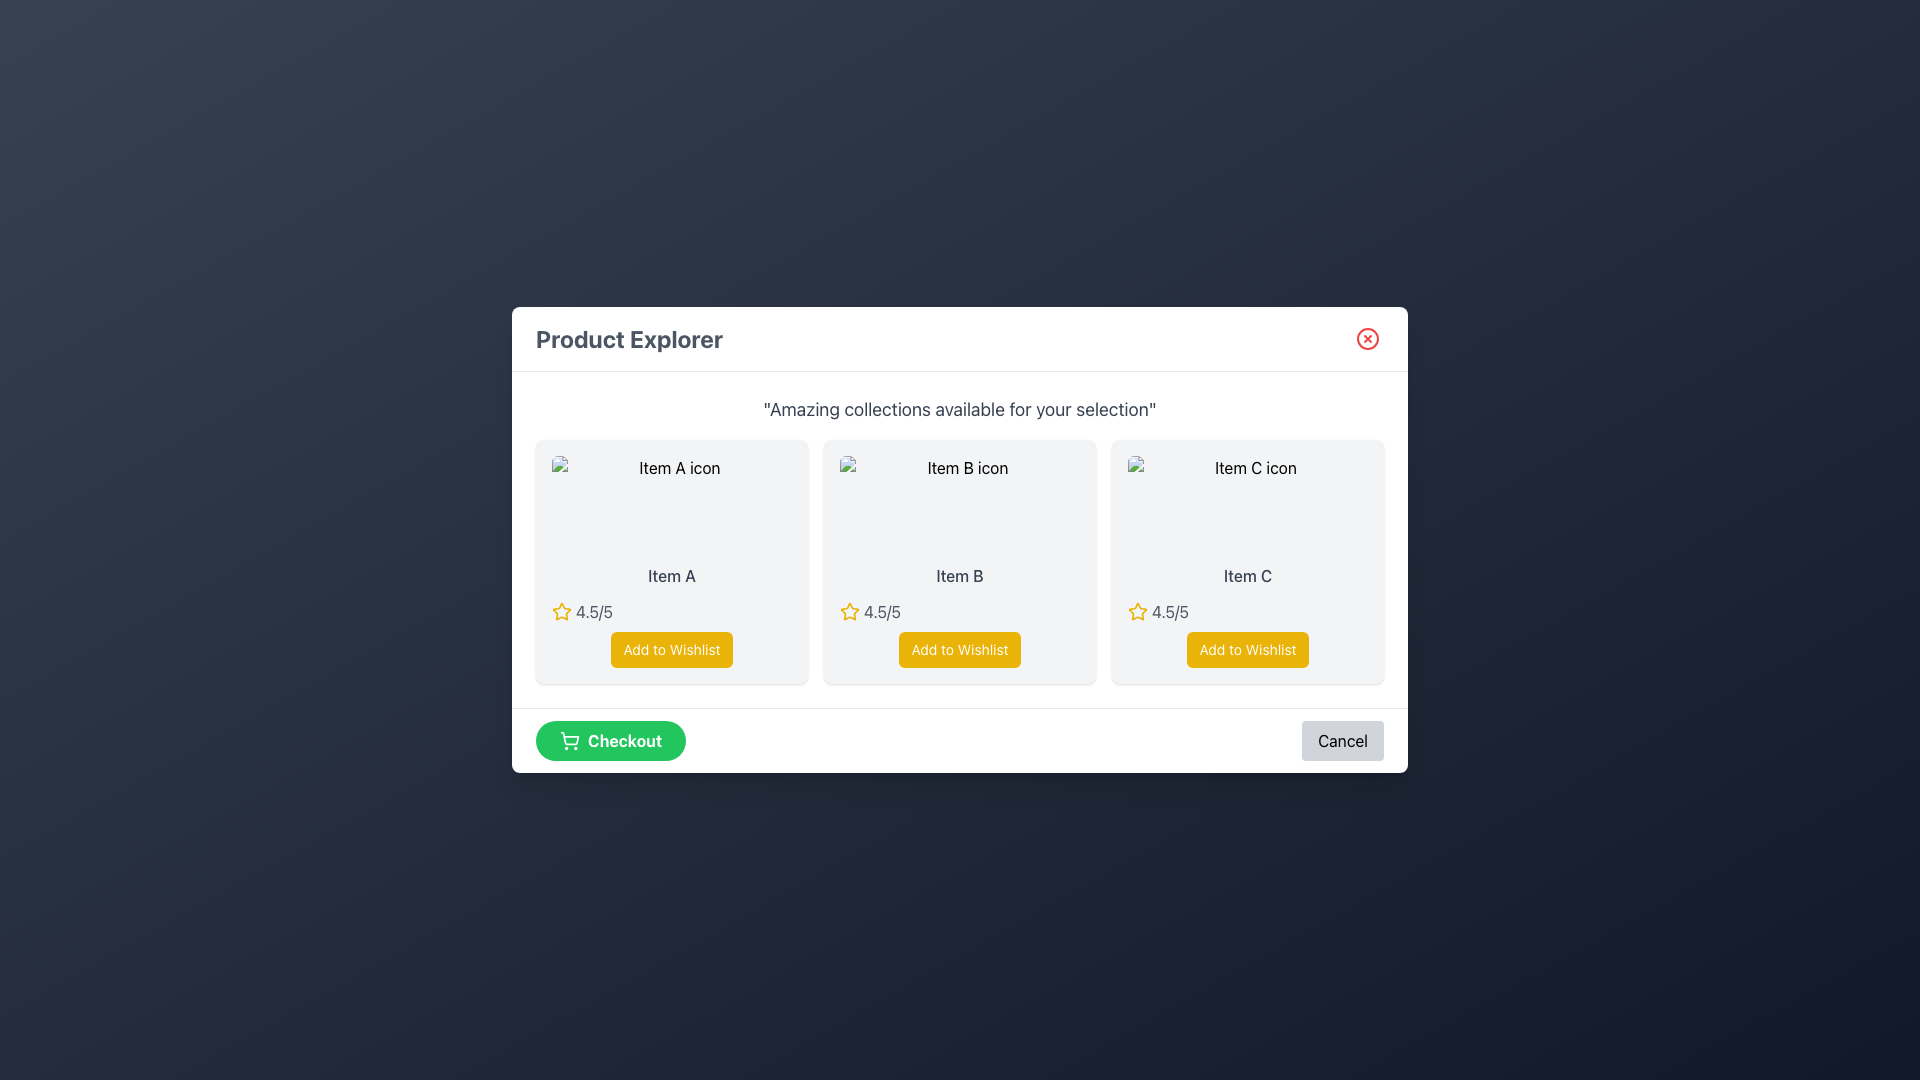 This screenshot has width=1920, height=1080. Describe the element at coordinates (1367, 338) in the screenshot. I see `the close button located at the top-right corner of the dialog box` at that location.